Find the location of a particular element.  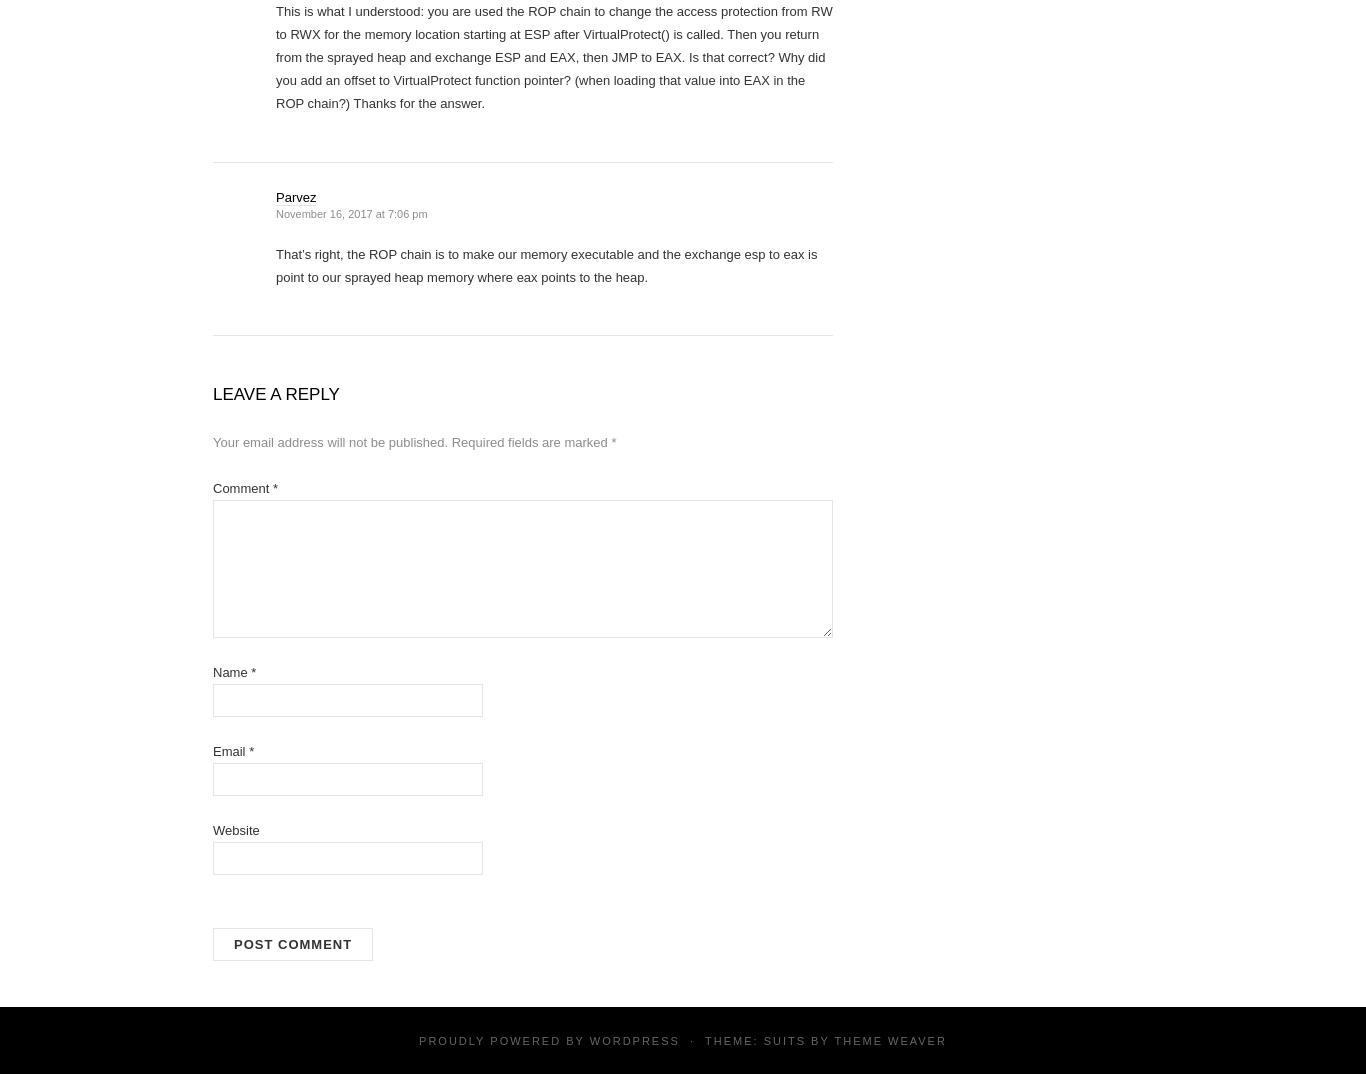

'Comment' is located at coordinates (242, 487).